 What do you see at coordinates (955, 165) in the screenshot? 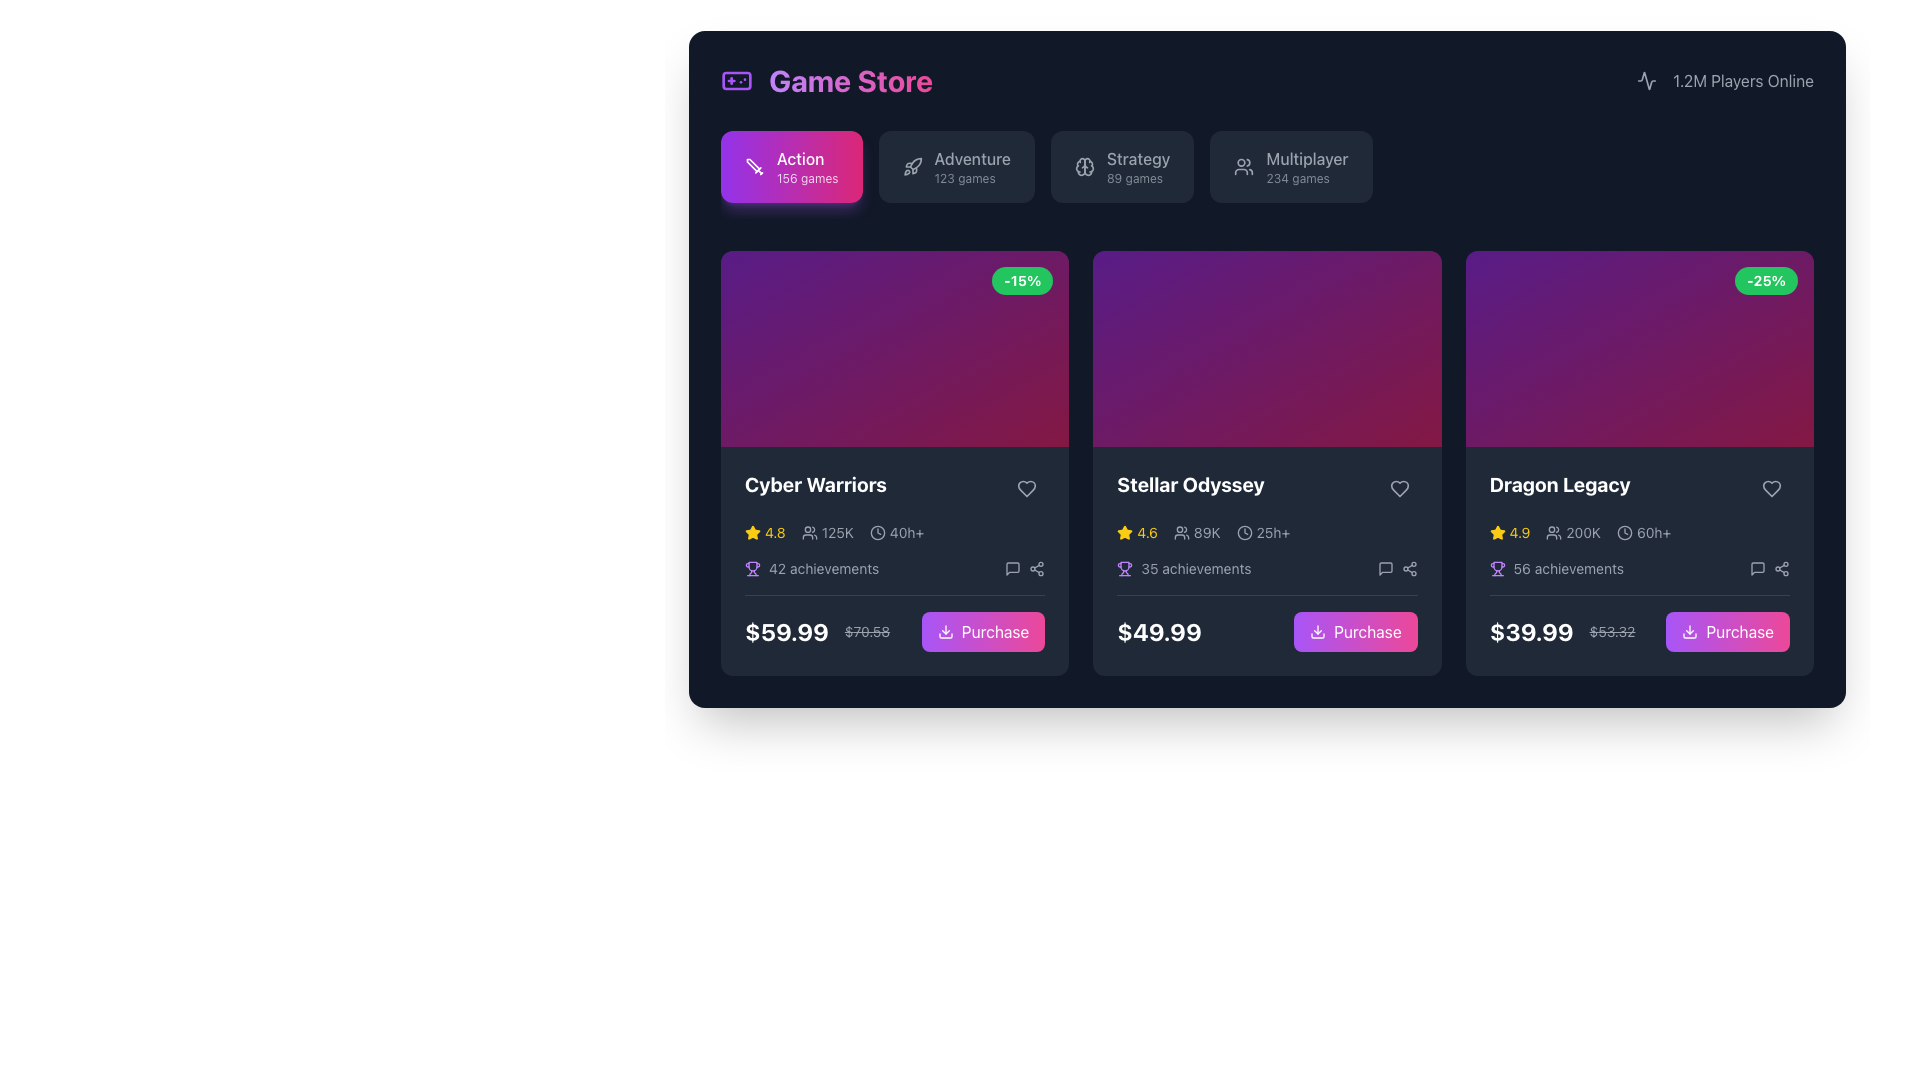
I see `the 'Adventure' button, which has a dark gray background, the label 'Adventure' in medium font, subtext '123 games' in smaller font, and a rocket icon to the left` at bounding box center [955, 165].